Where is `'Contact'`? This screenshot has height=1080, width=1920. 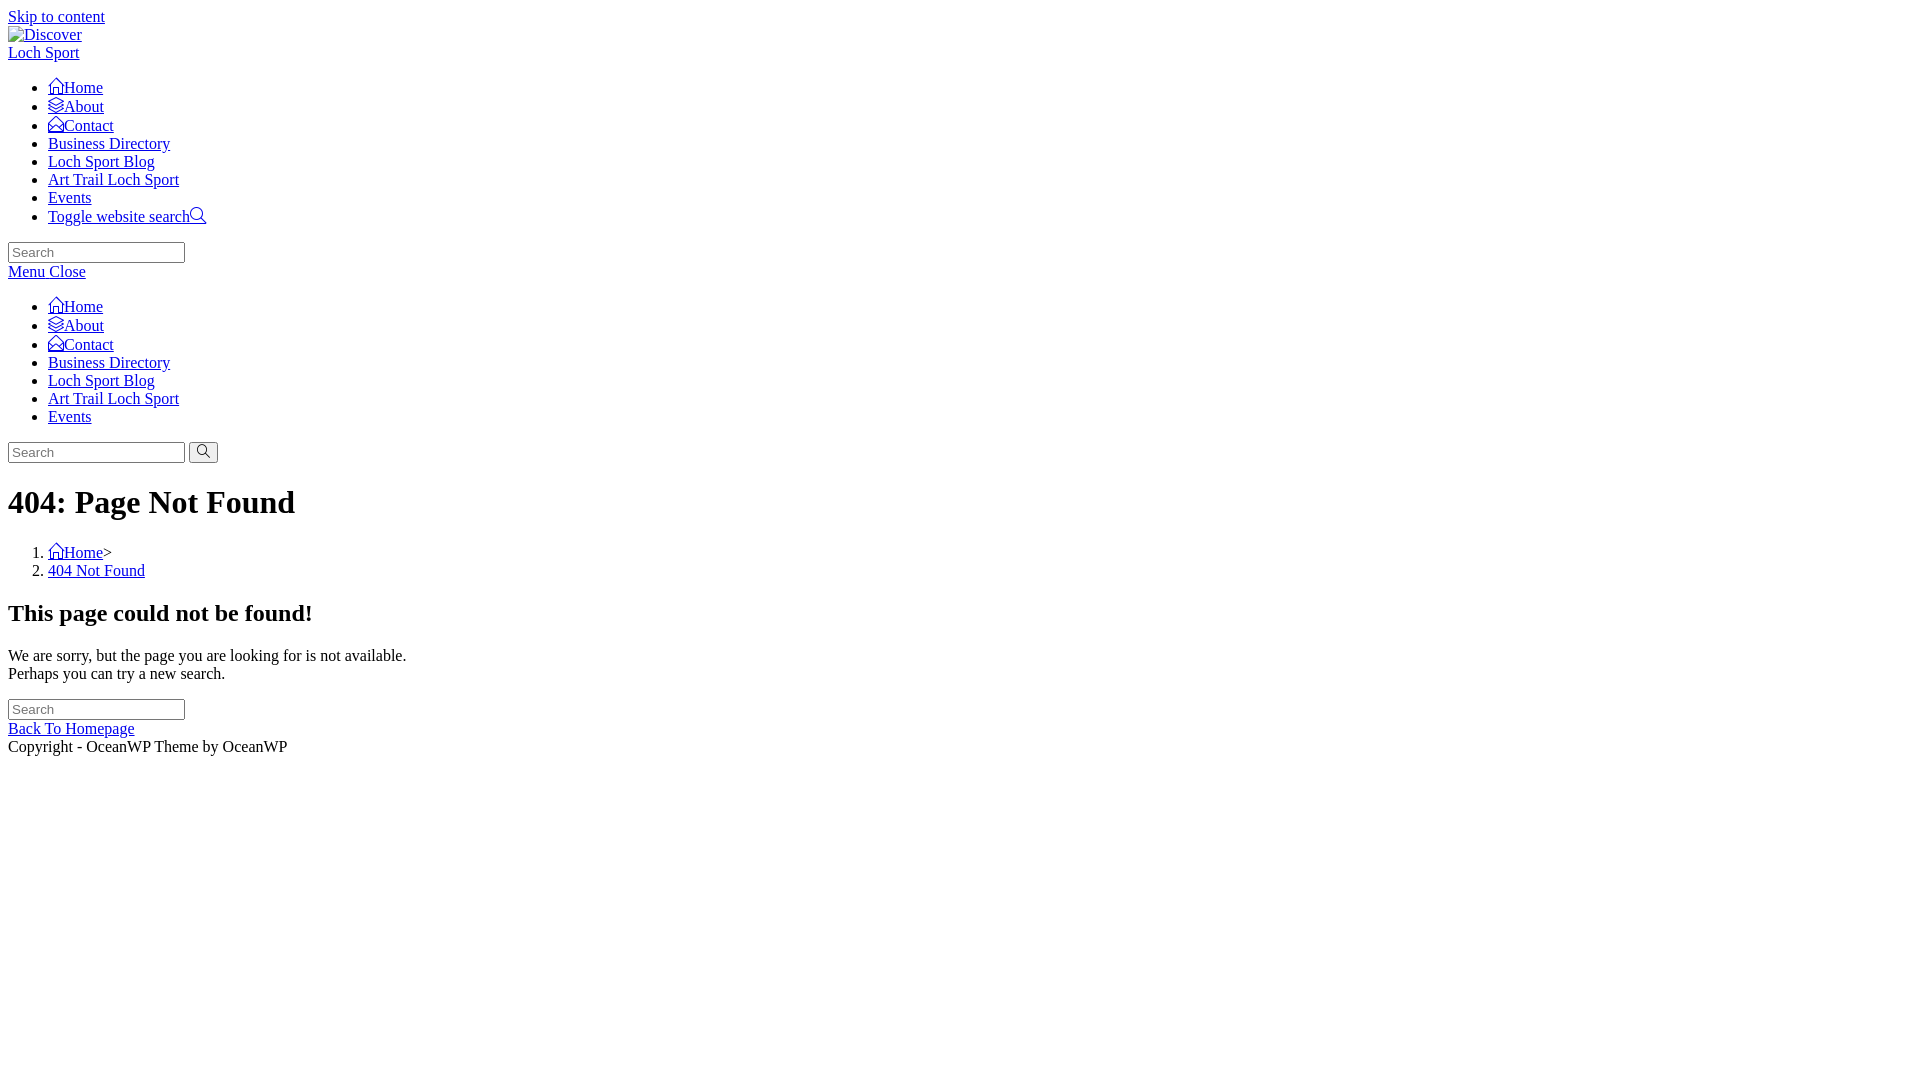 'Contact' is located at coordinates (48, 343).